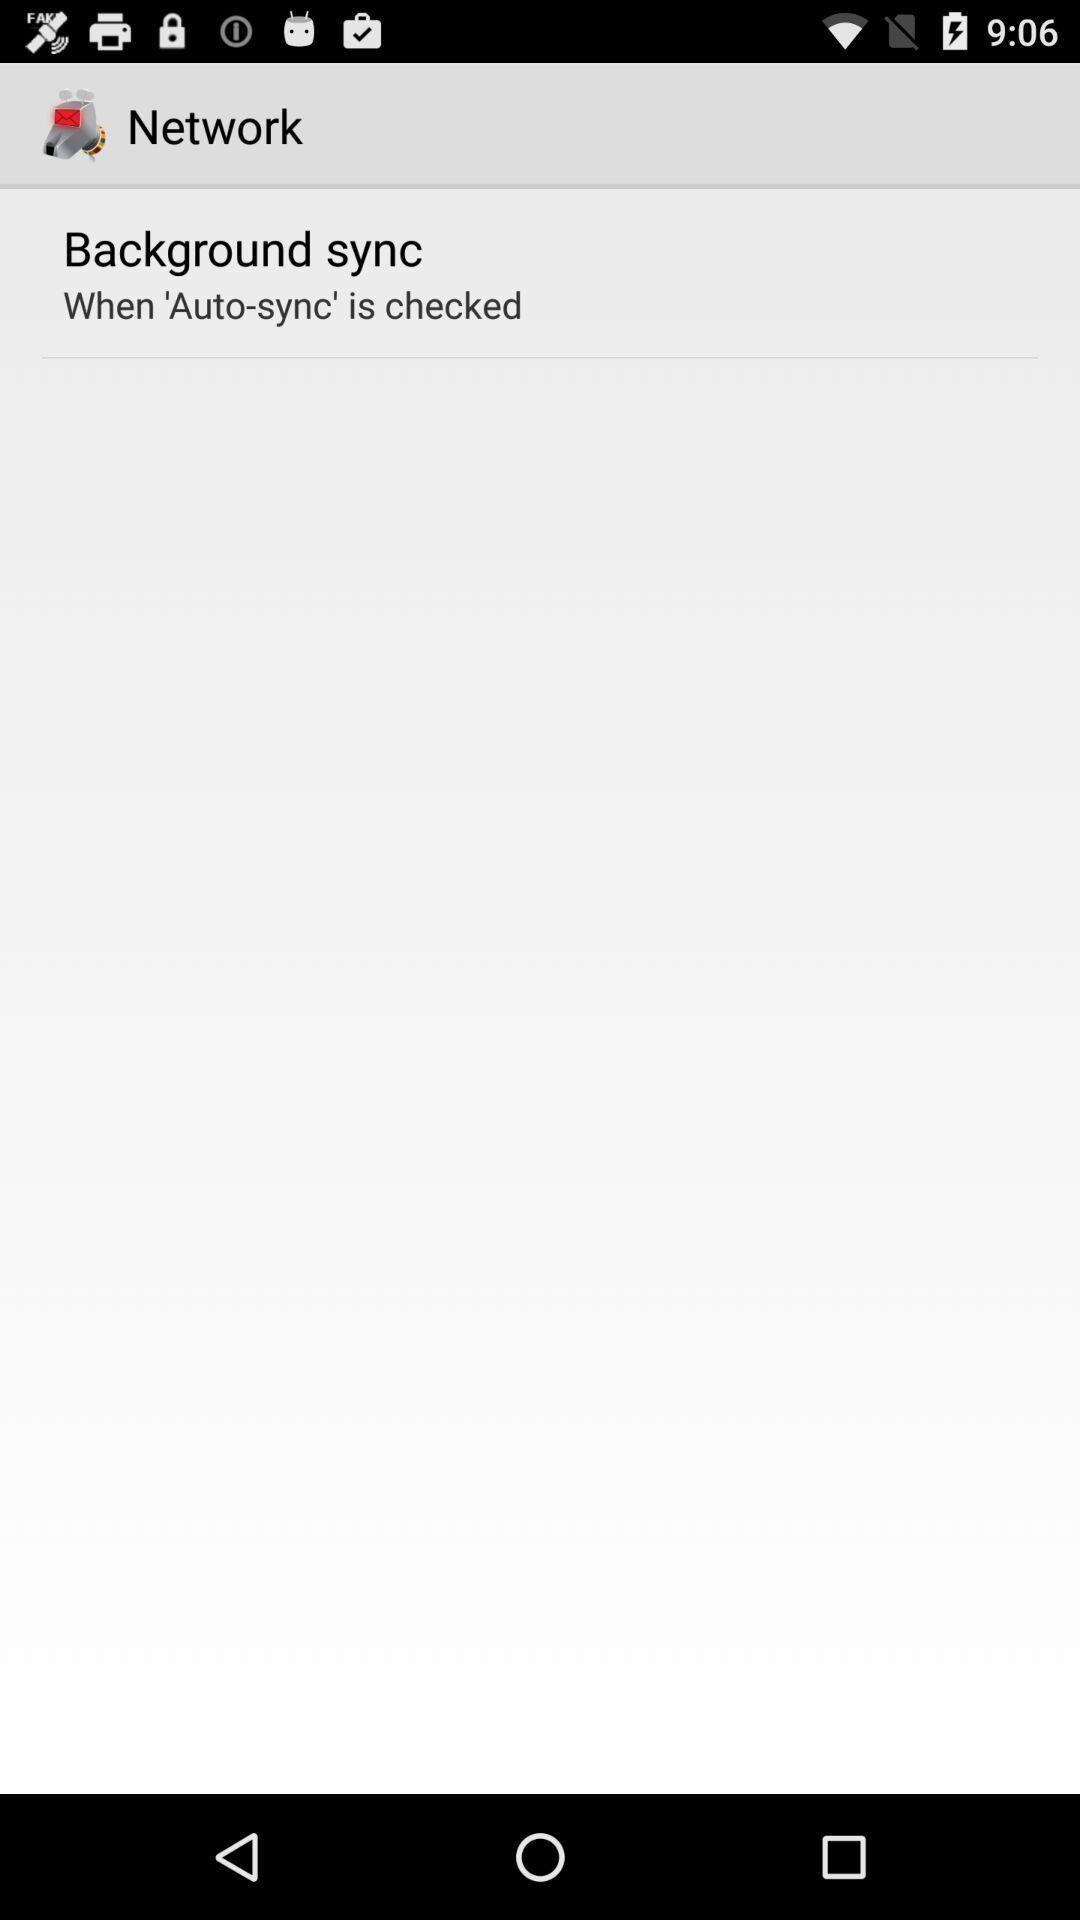  I want to click on the when auto sync app, so click(292, 303).